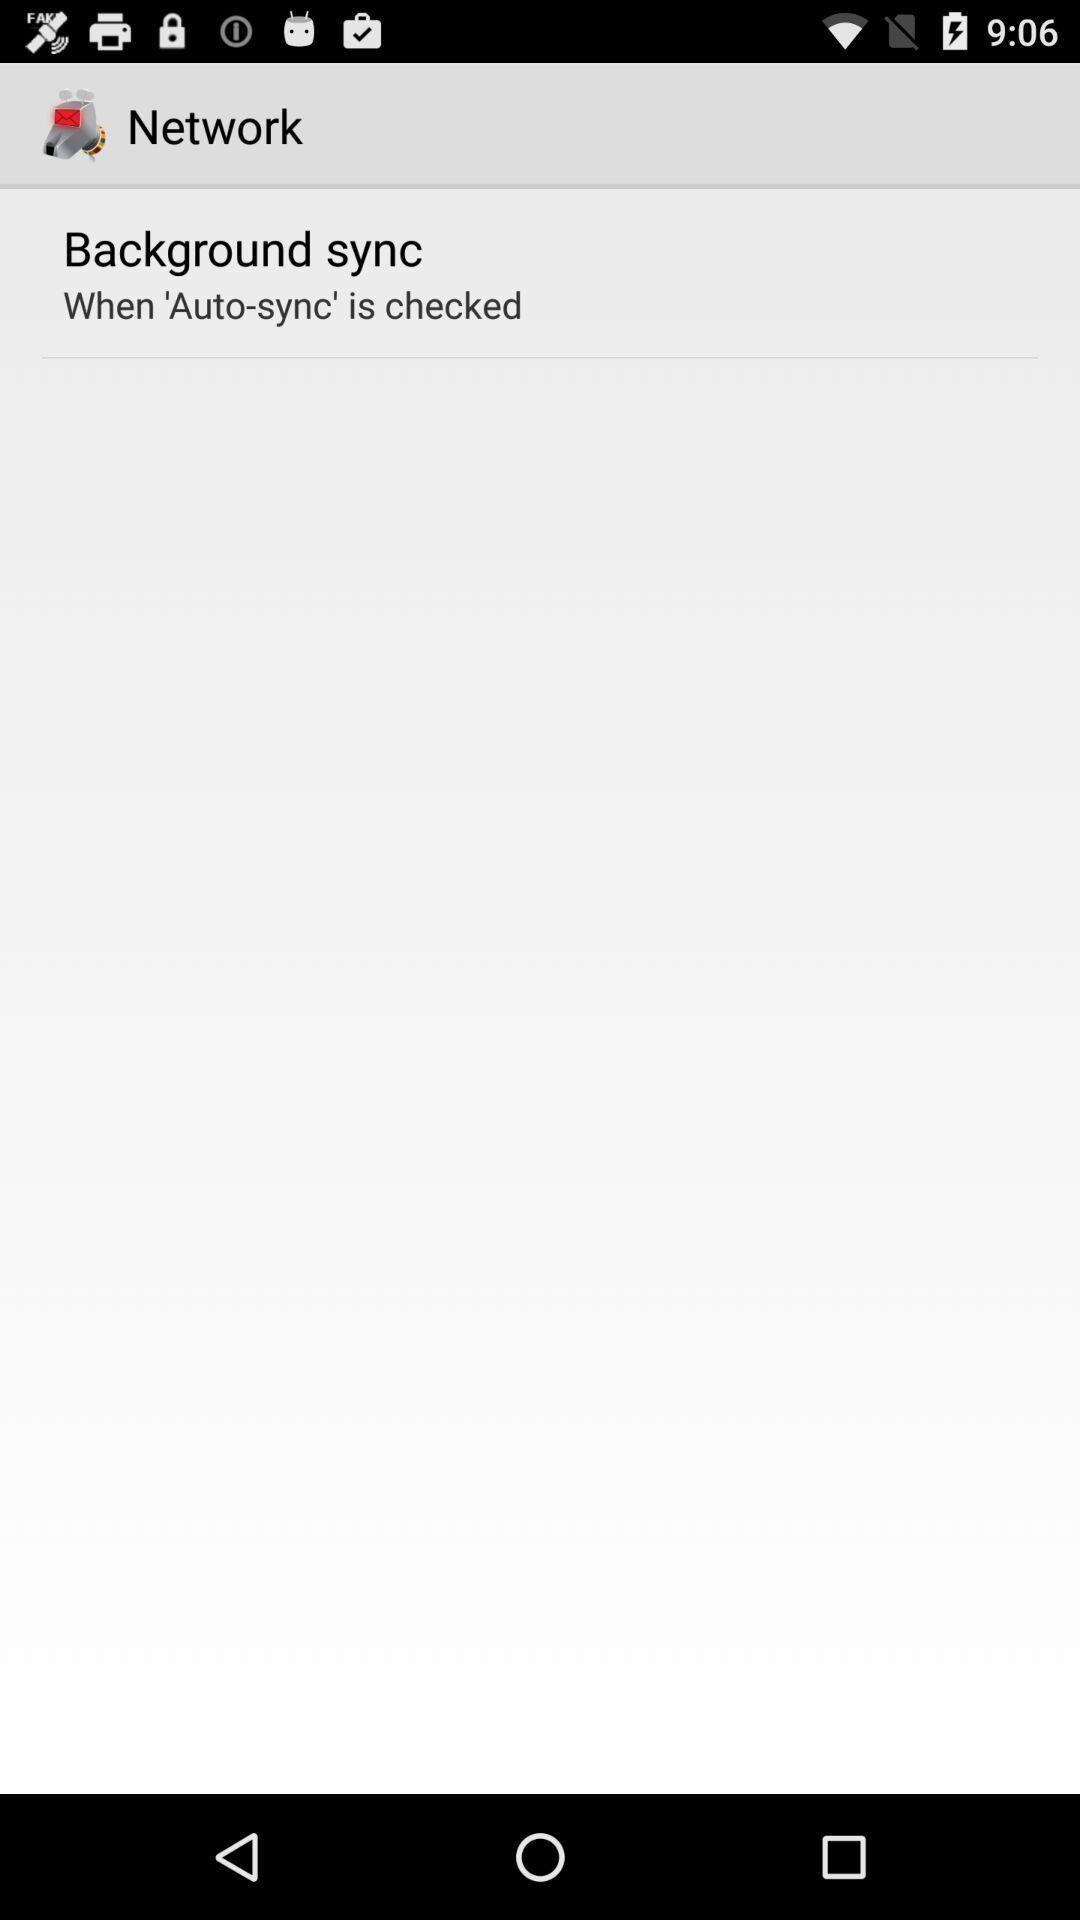  I want to click on the when auto sync app, so click(292, 303).